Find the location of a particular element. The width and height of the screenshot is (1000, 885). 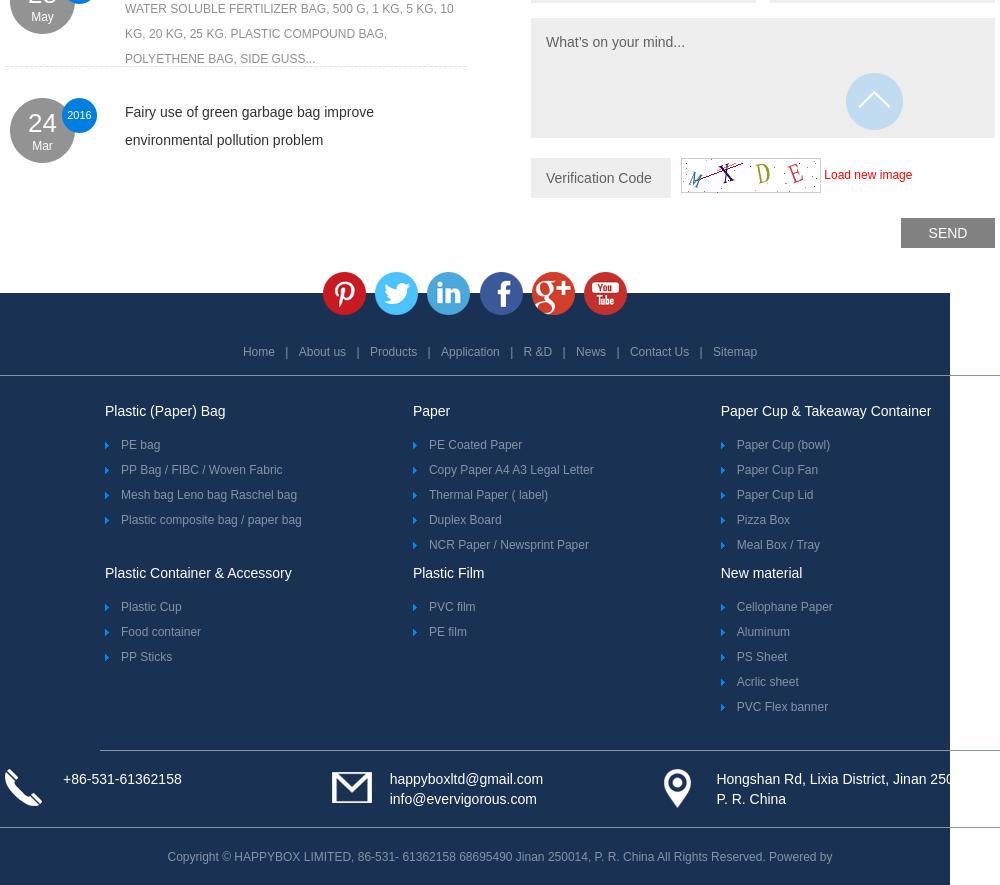

'Home' is located at coordinates (258, 351).